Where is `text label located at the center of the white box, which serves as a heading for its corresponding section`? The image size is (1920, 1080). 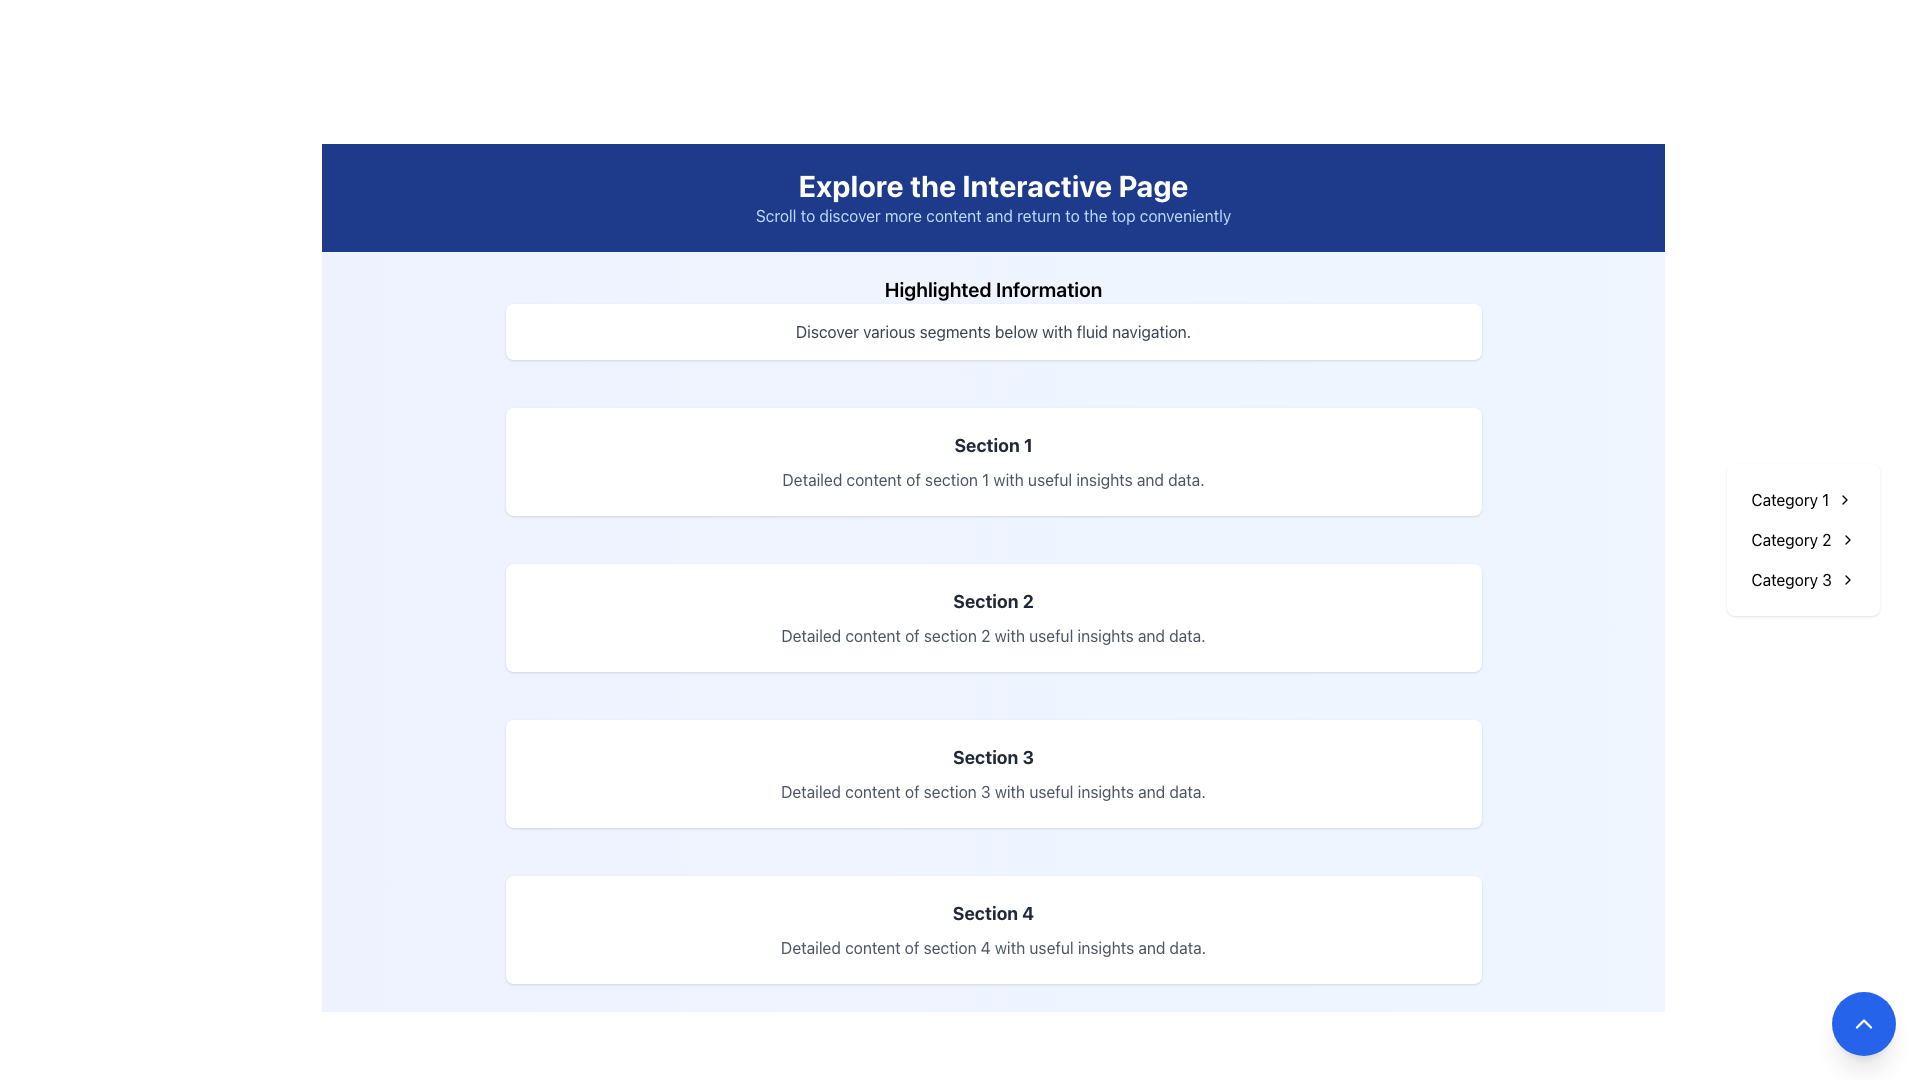 text label located at the center of the white box, which serves as a heading for its corresponding section is located at coordinates (993, 445).